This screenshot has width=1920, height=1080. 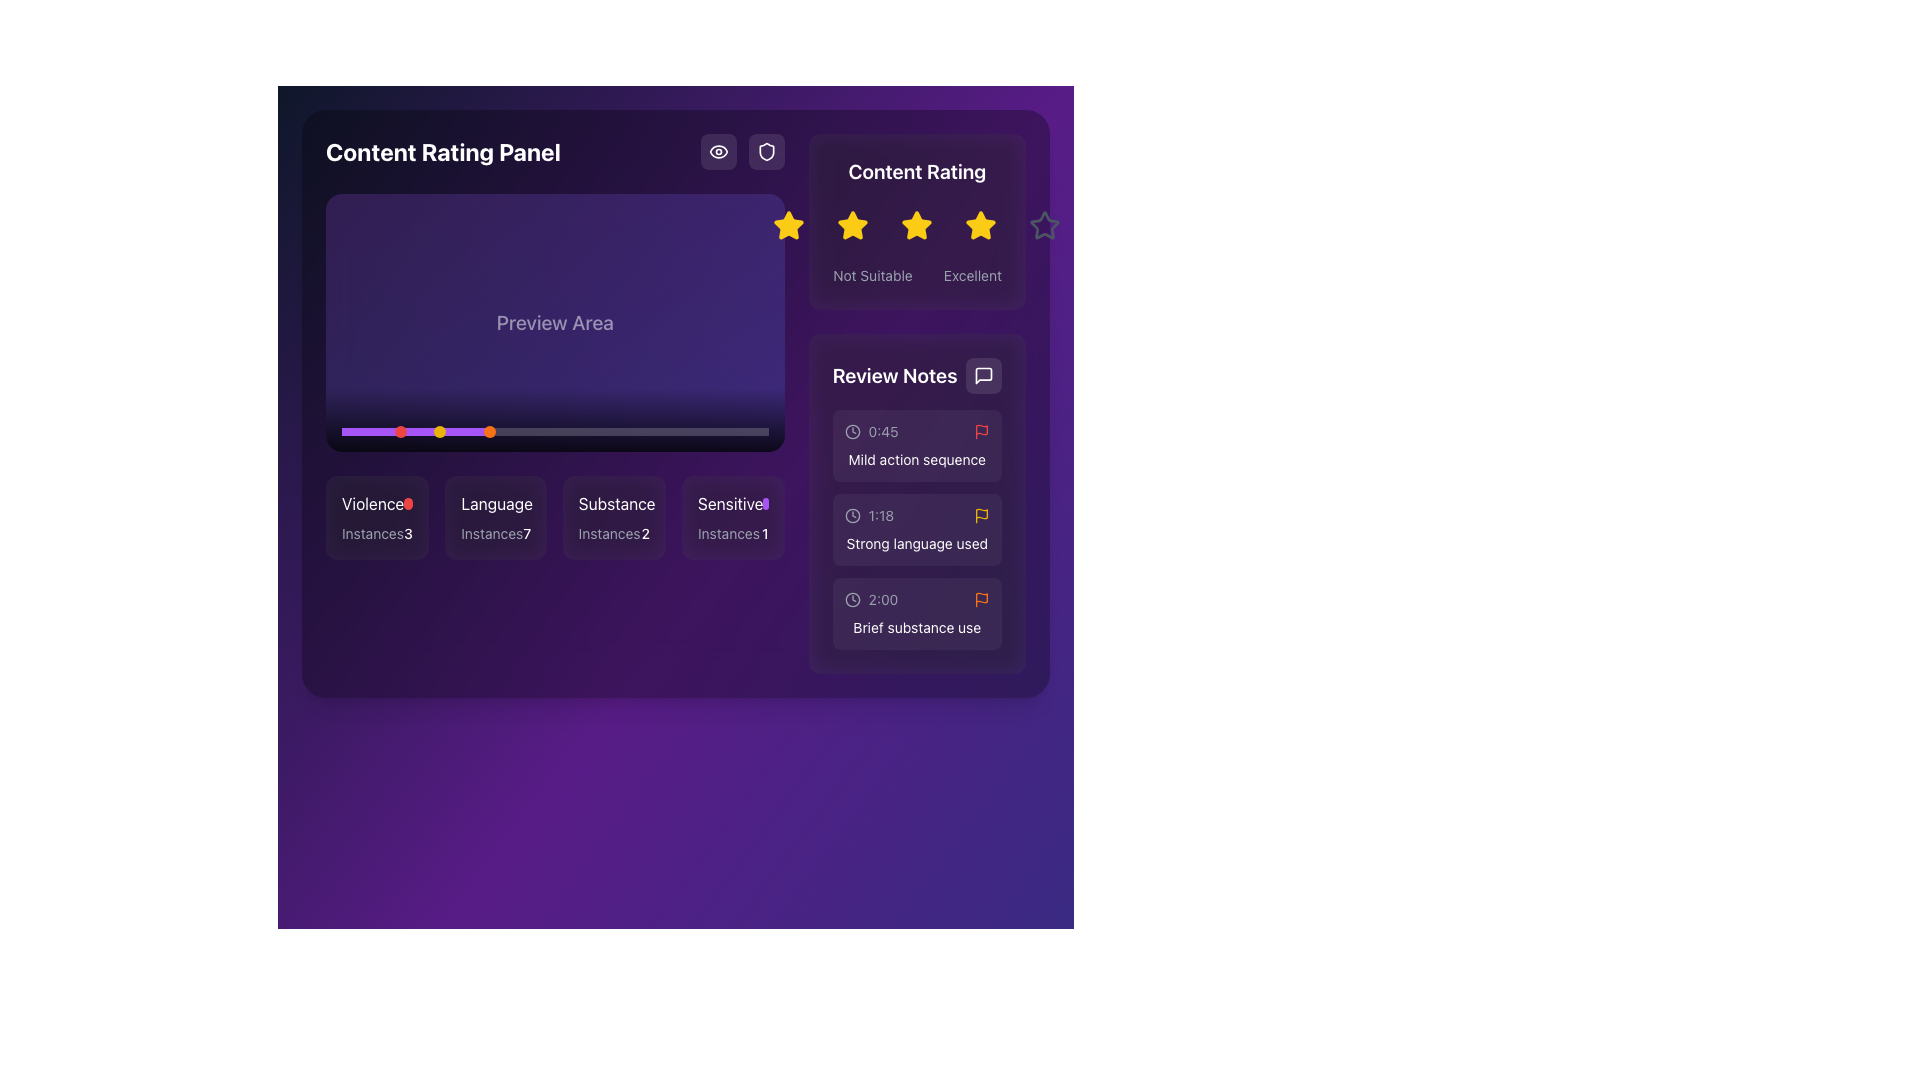 I want to click on the timestamp icon located in the 'Review Notes' section, which is positioned to the left of the text '0:45', so click(x=852, y=431).